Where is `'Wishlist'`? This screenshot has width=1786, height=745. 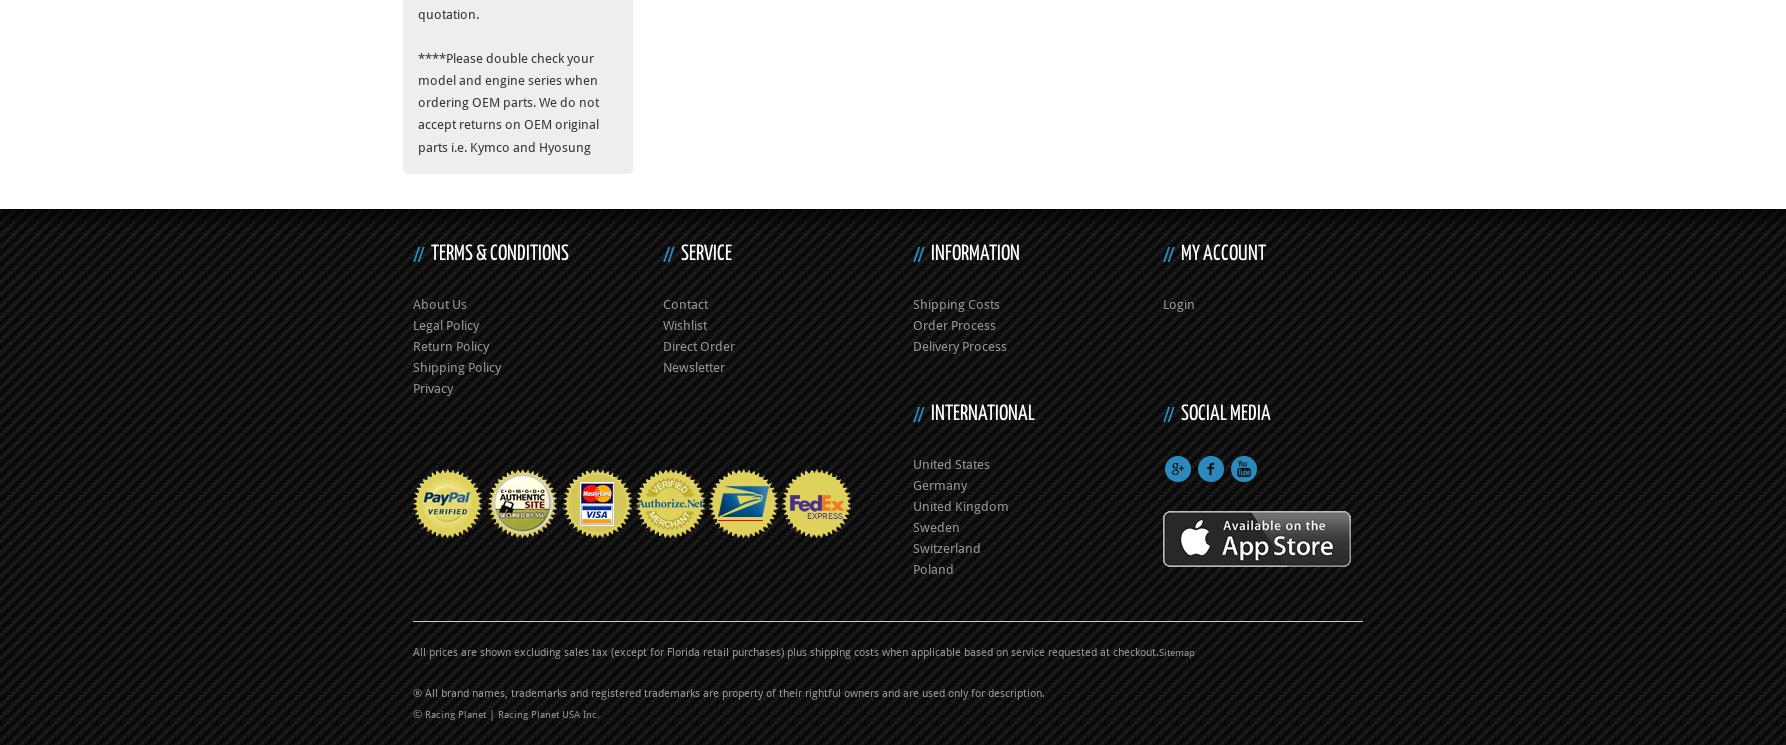
'Wishlist' is located at coordinates (684, 323).